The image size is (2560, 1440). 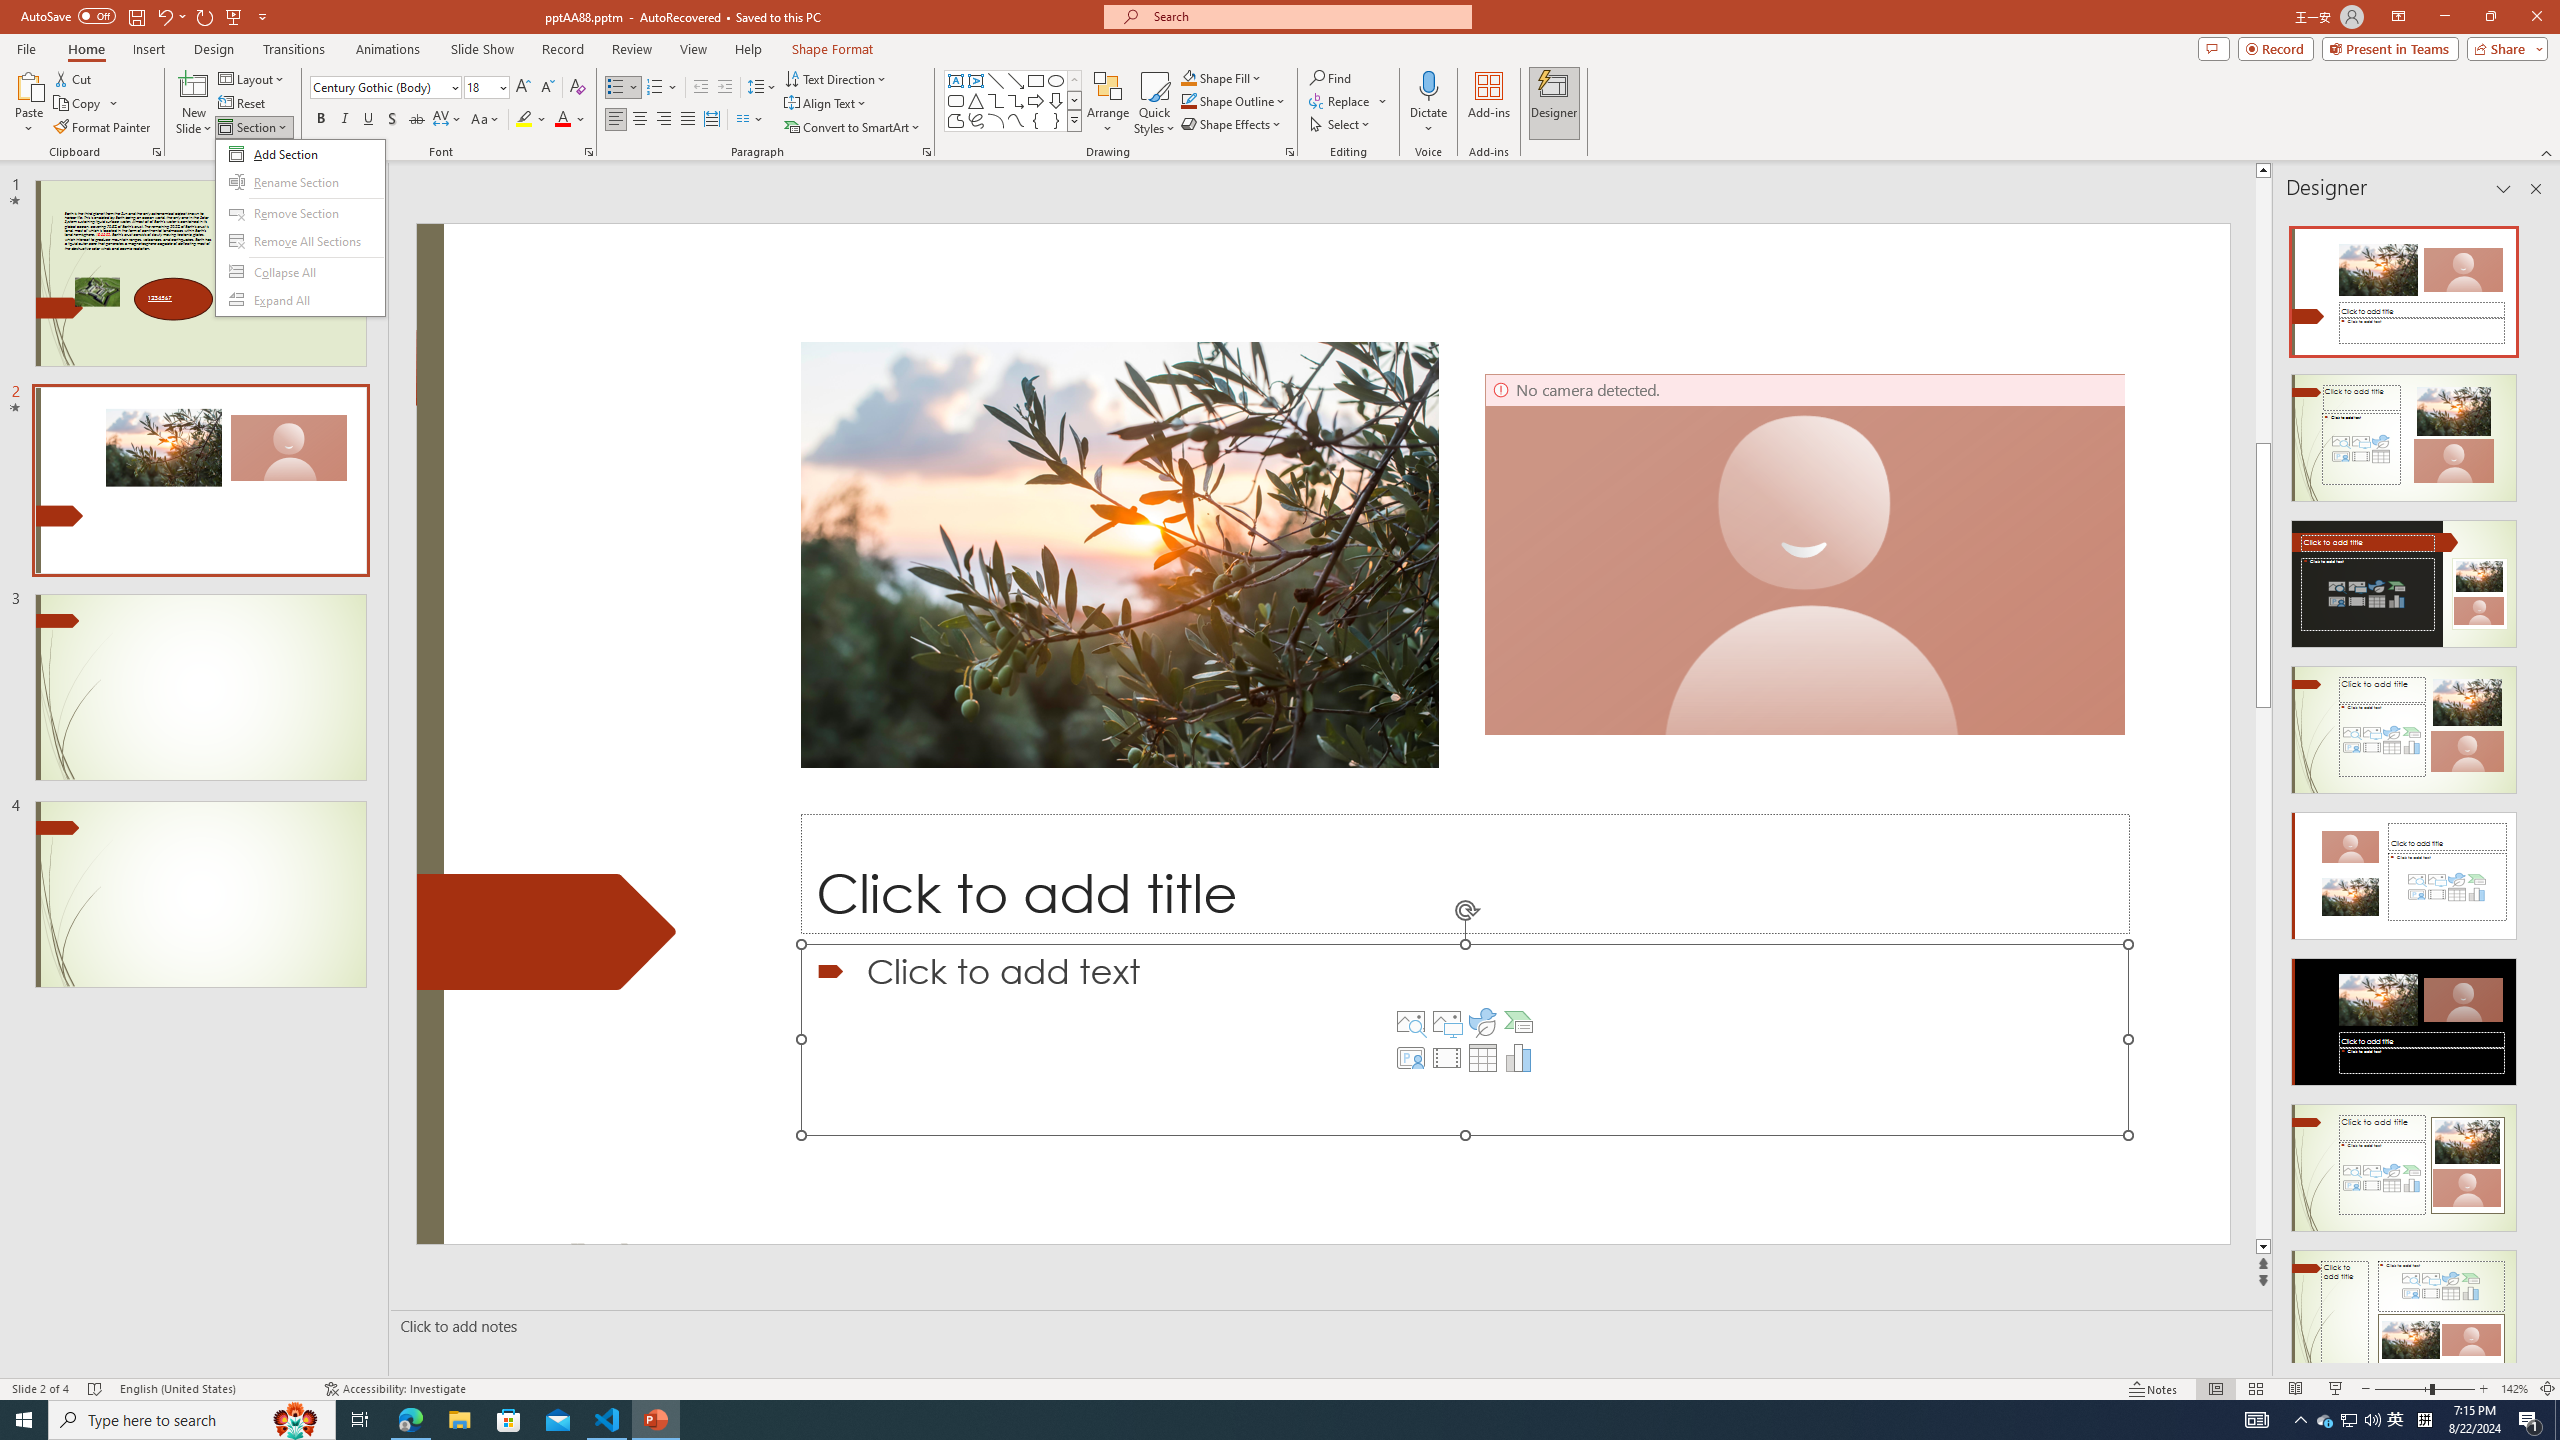 I want to click on 'Insert Cameo', so click(x=1410, y=1057).